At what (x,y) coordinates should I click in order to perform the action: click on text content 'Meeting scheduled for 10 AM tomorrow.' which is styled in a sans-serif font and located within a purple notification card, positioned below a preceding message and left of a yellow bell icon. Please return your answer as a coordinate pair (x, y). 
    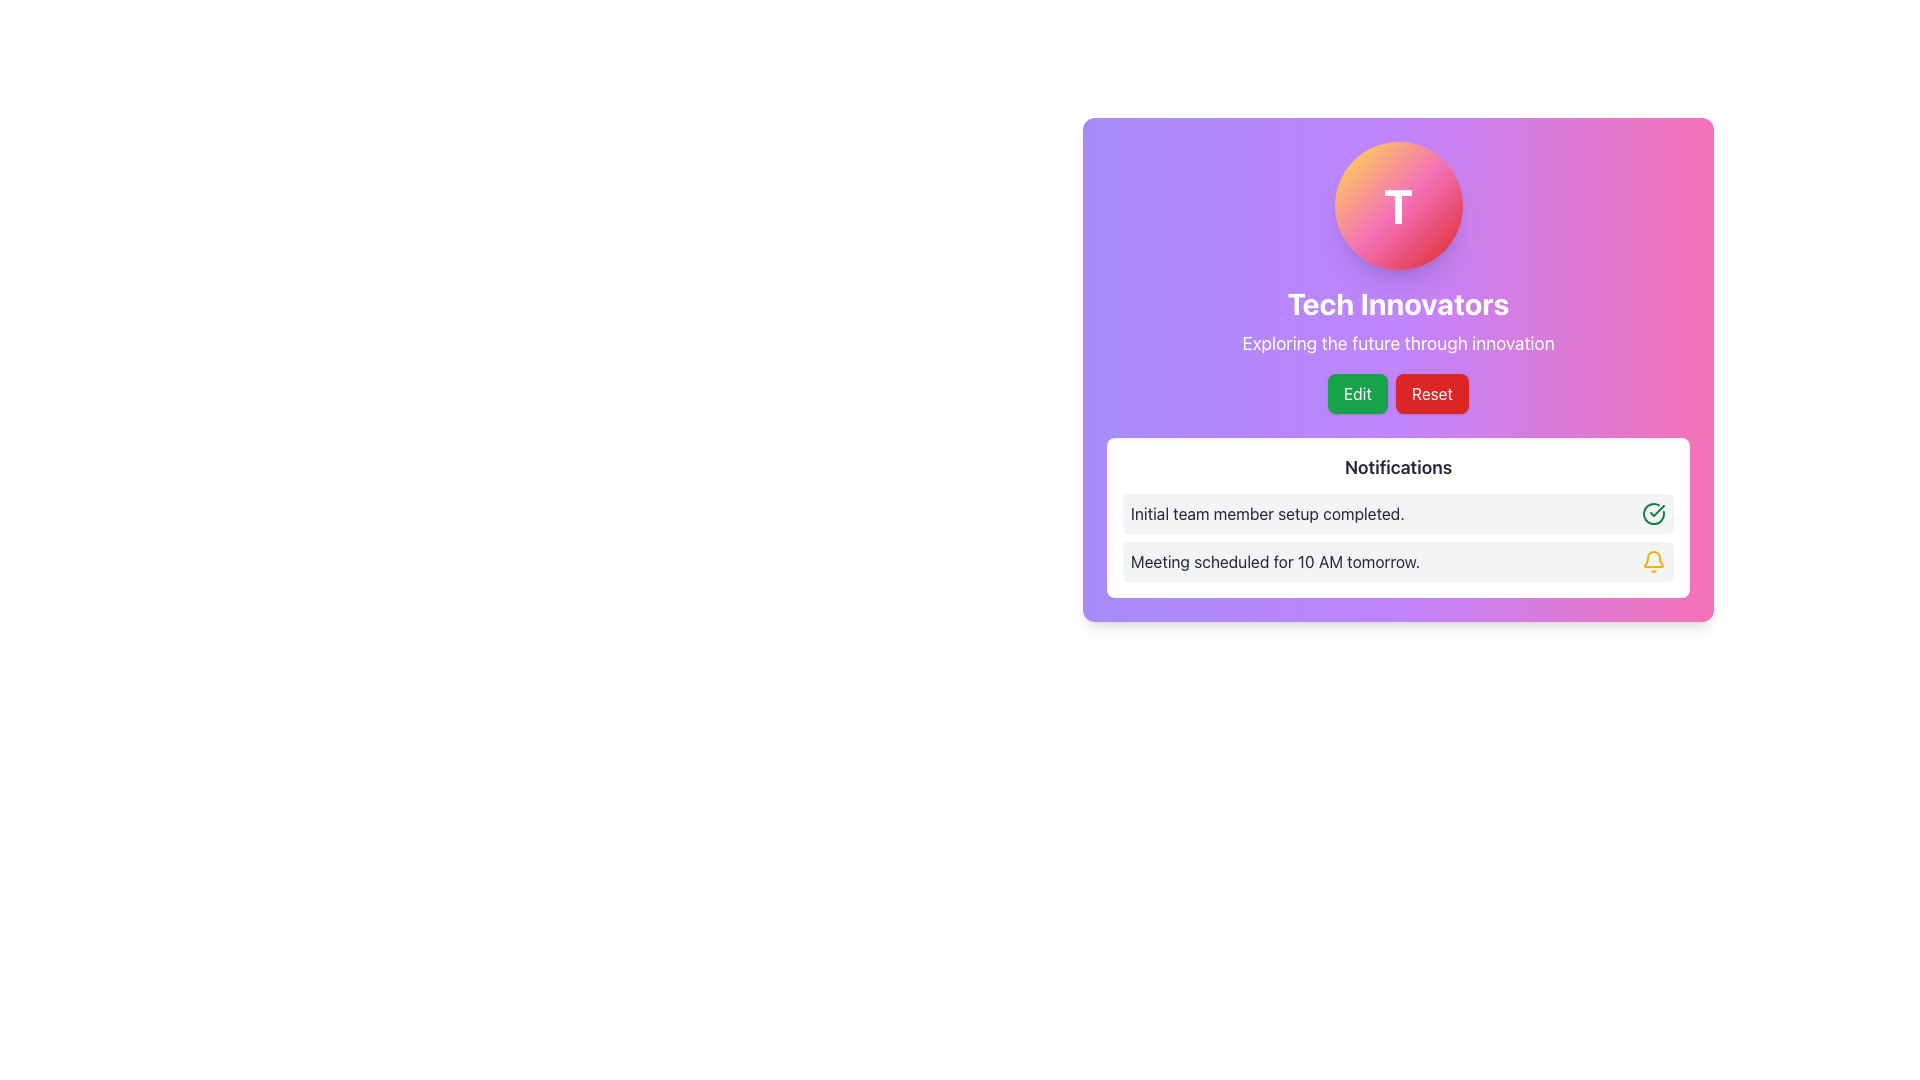
    Looking at the image, I should click on (1274, 562).